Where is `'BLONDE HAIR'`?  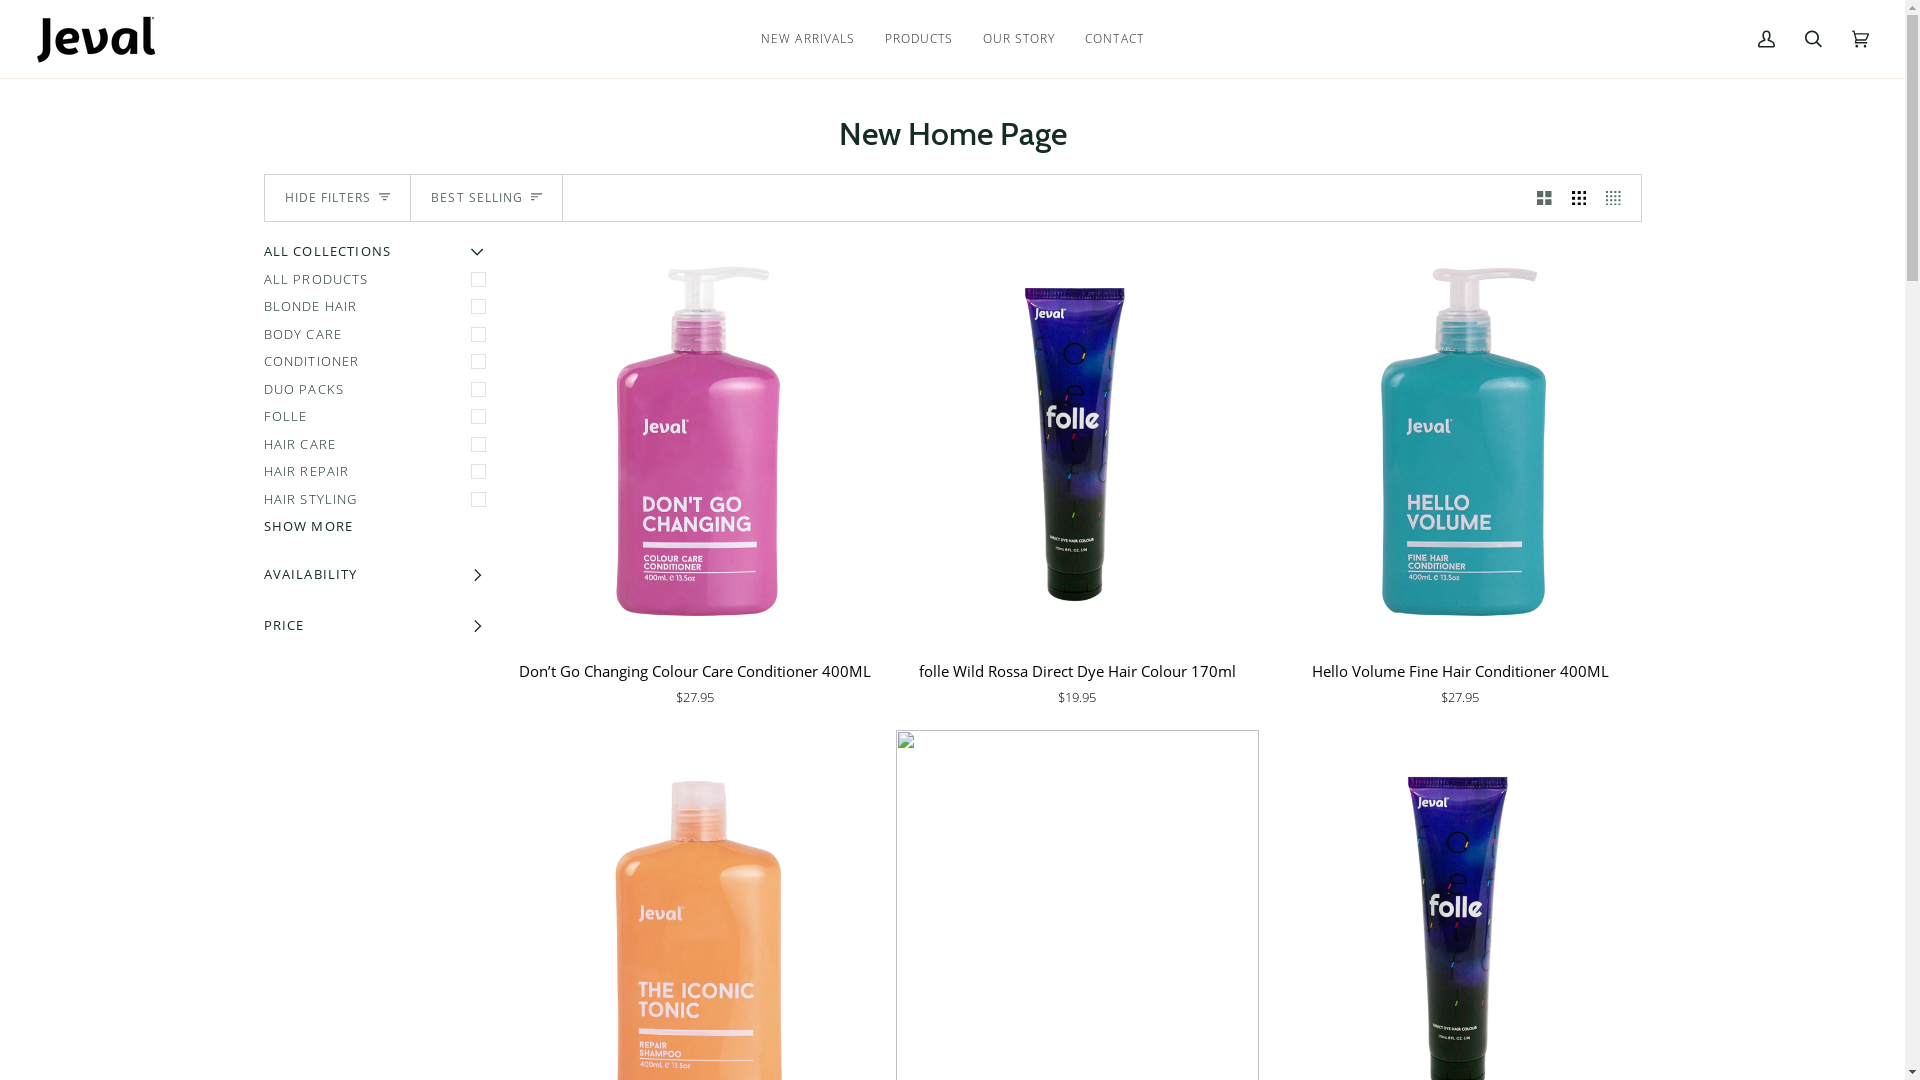
'BLONDE HAIR' is located at coordinates (263, 307).